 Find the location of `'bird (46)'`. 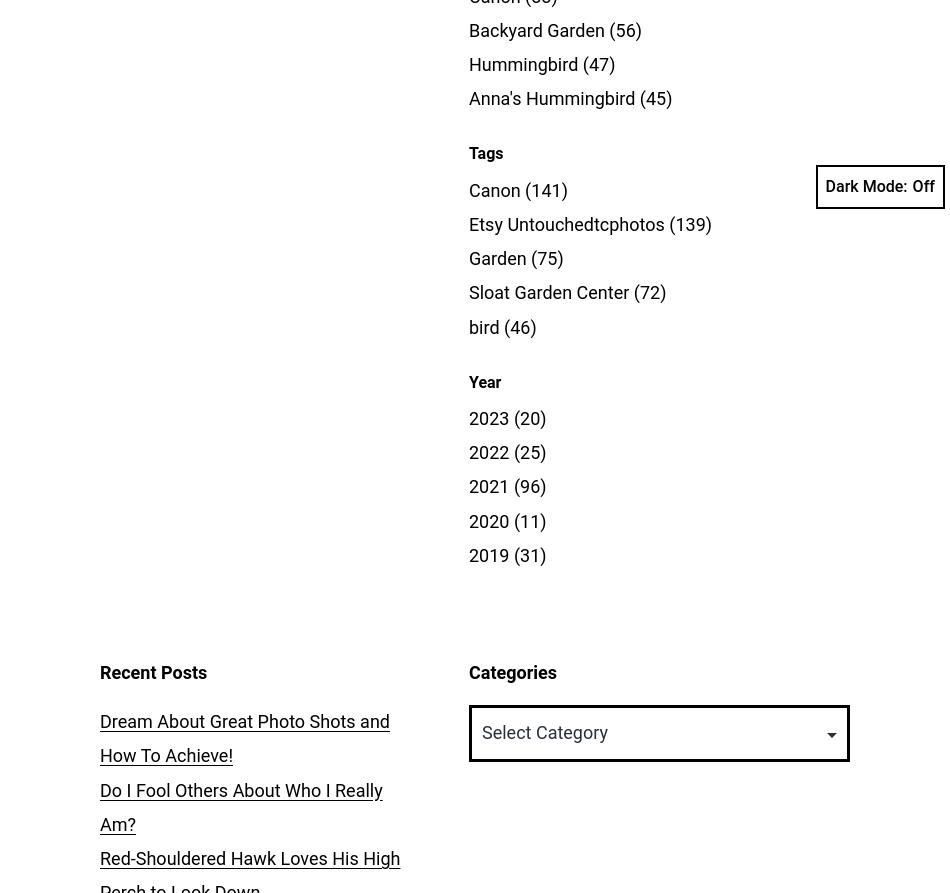

'bird (46)' is located at coordinates (502, 326).